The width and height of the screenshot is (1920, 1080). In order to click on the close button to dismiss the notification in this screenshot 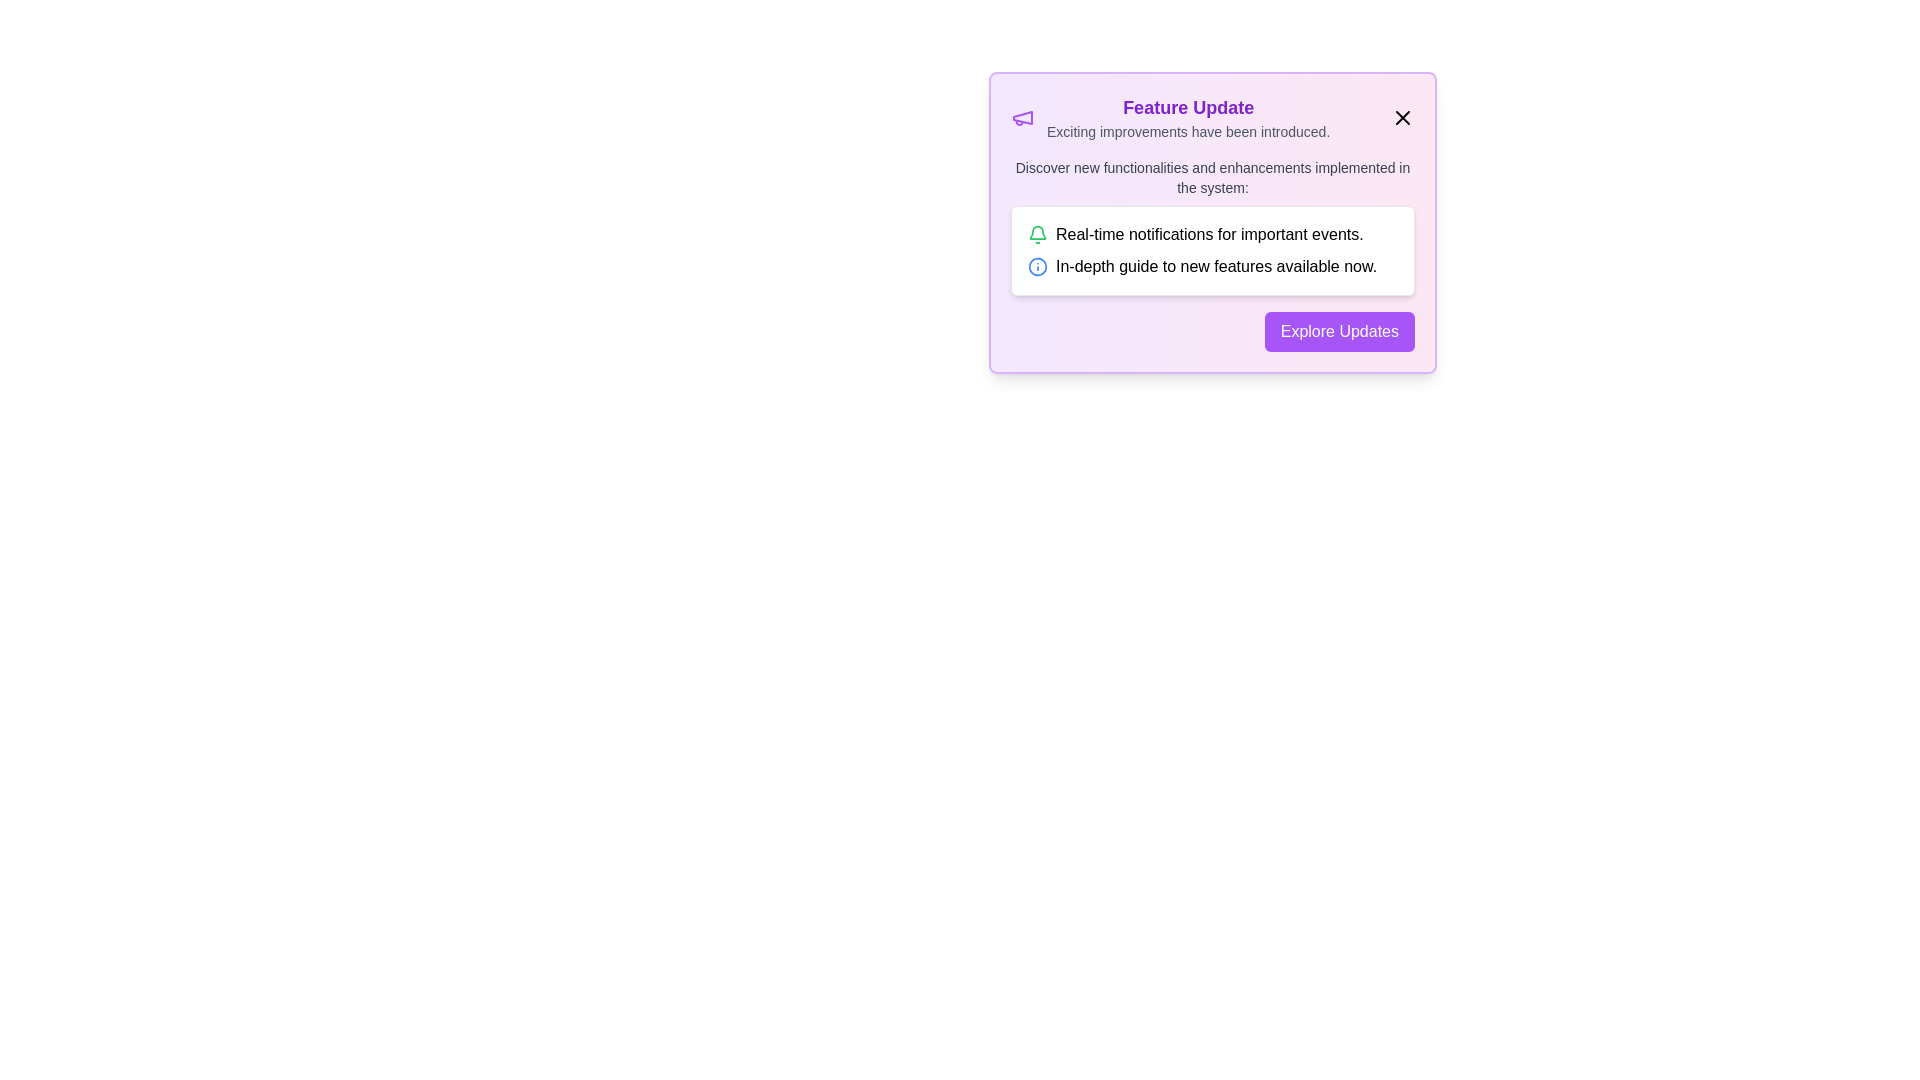, I will do `click(1401, 118)`.